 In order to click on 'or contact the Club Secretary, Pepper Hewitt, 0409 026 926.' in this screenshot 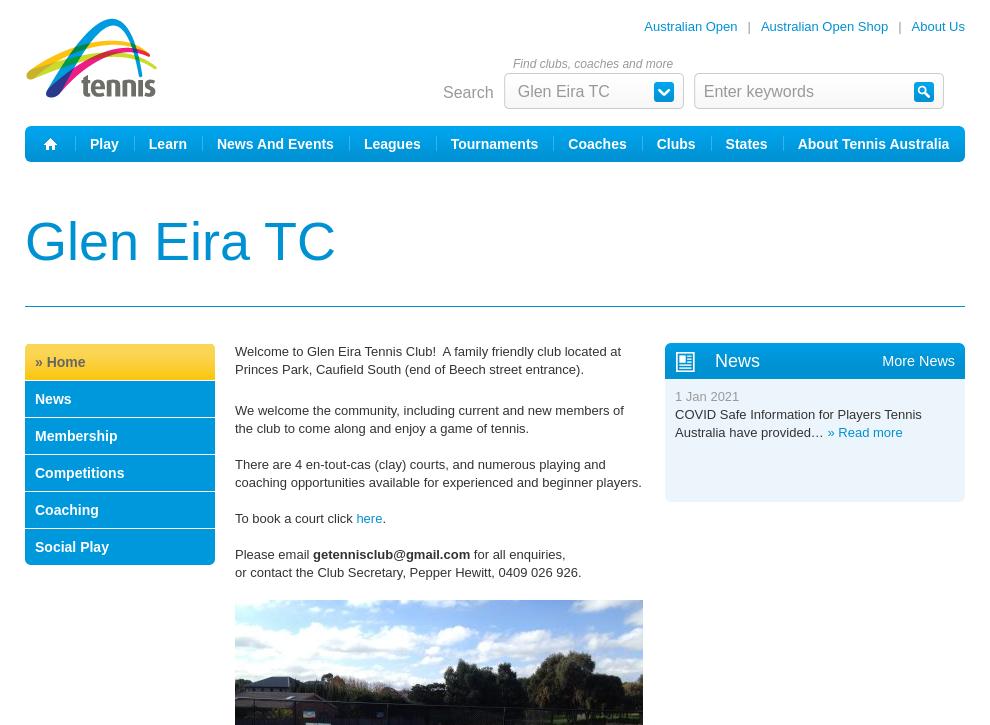, I will do `click(406, 572)`.